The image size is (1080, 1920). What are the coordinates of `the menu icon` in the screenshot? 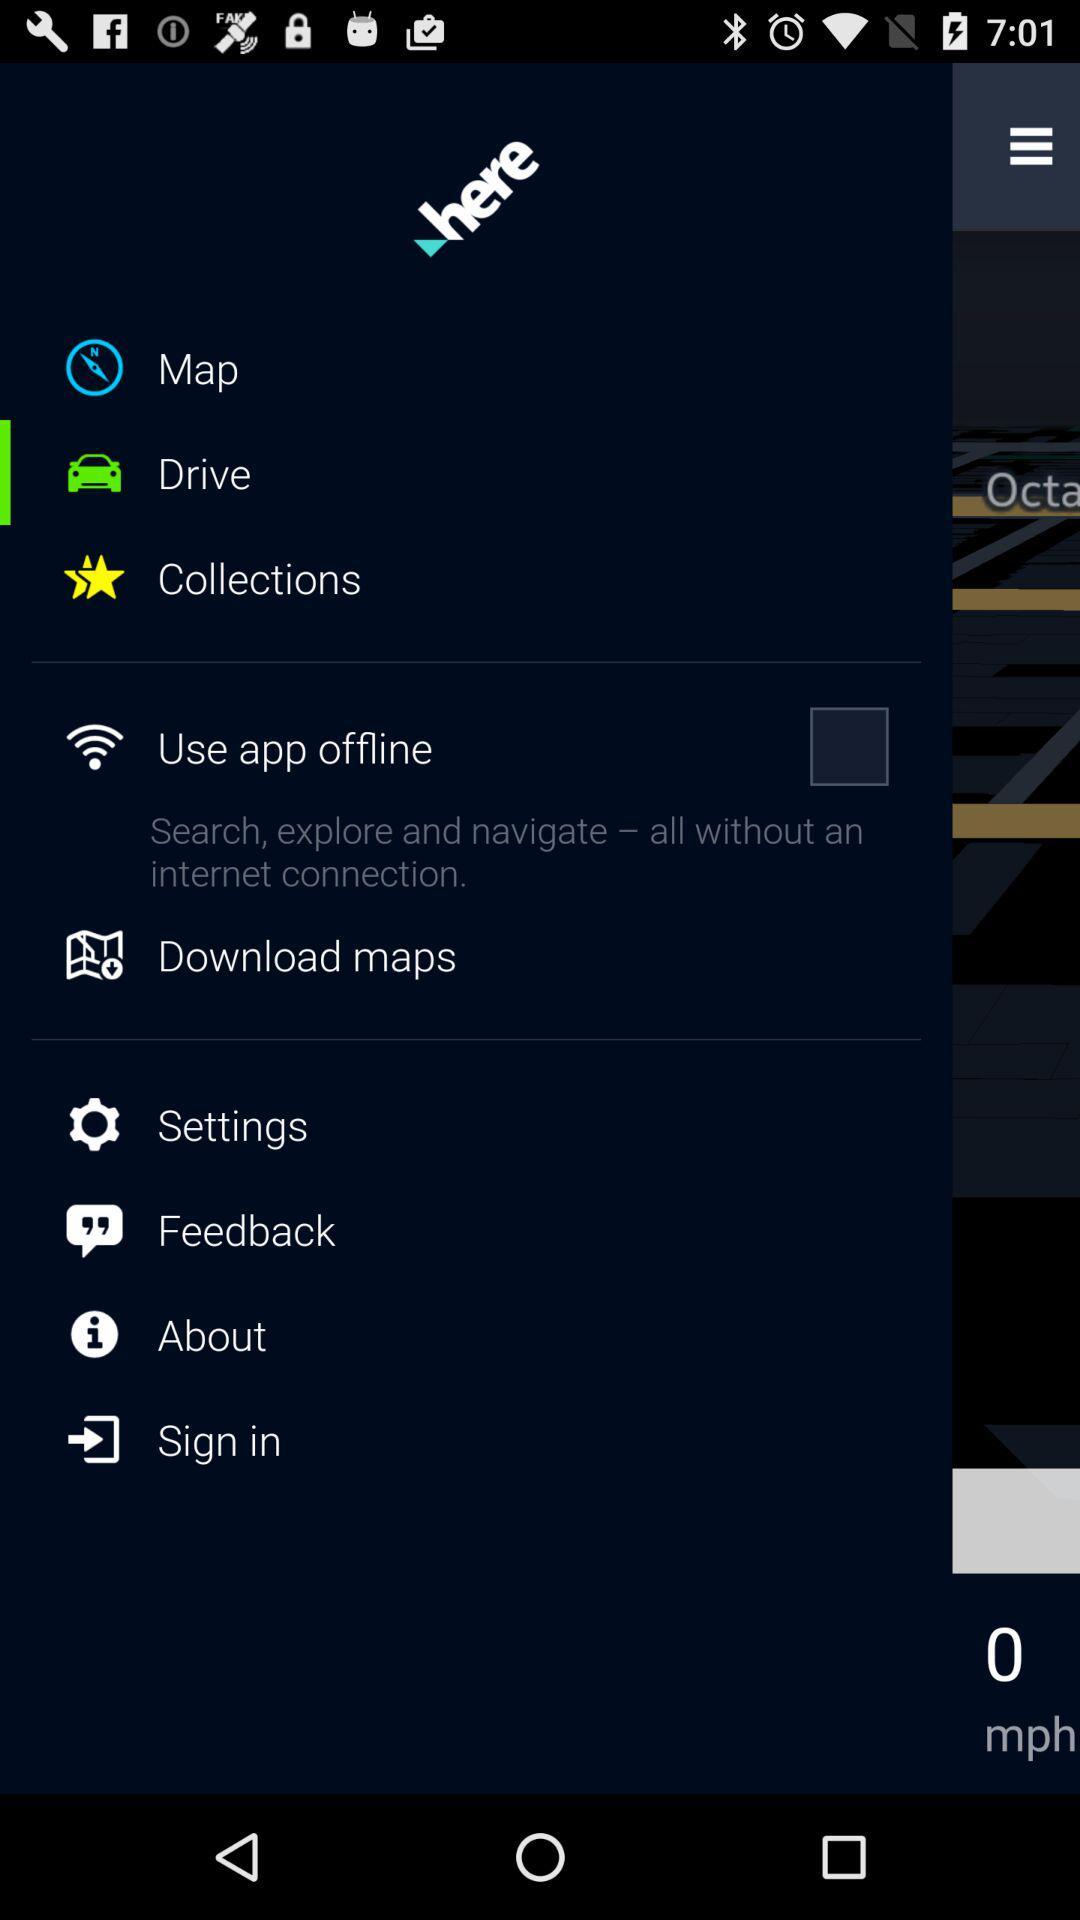 It's located at (1031, 154).